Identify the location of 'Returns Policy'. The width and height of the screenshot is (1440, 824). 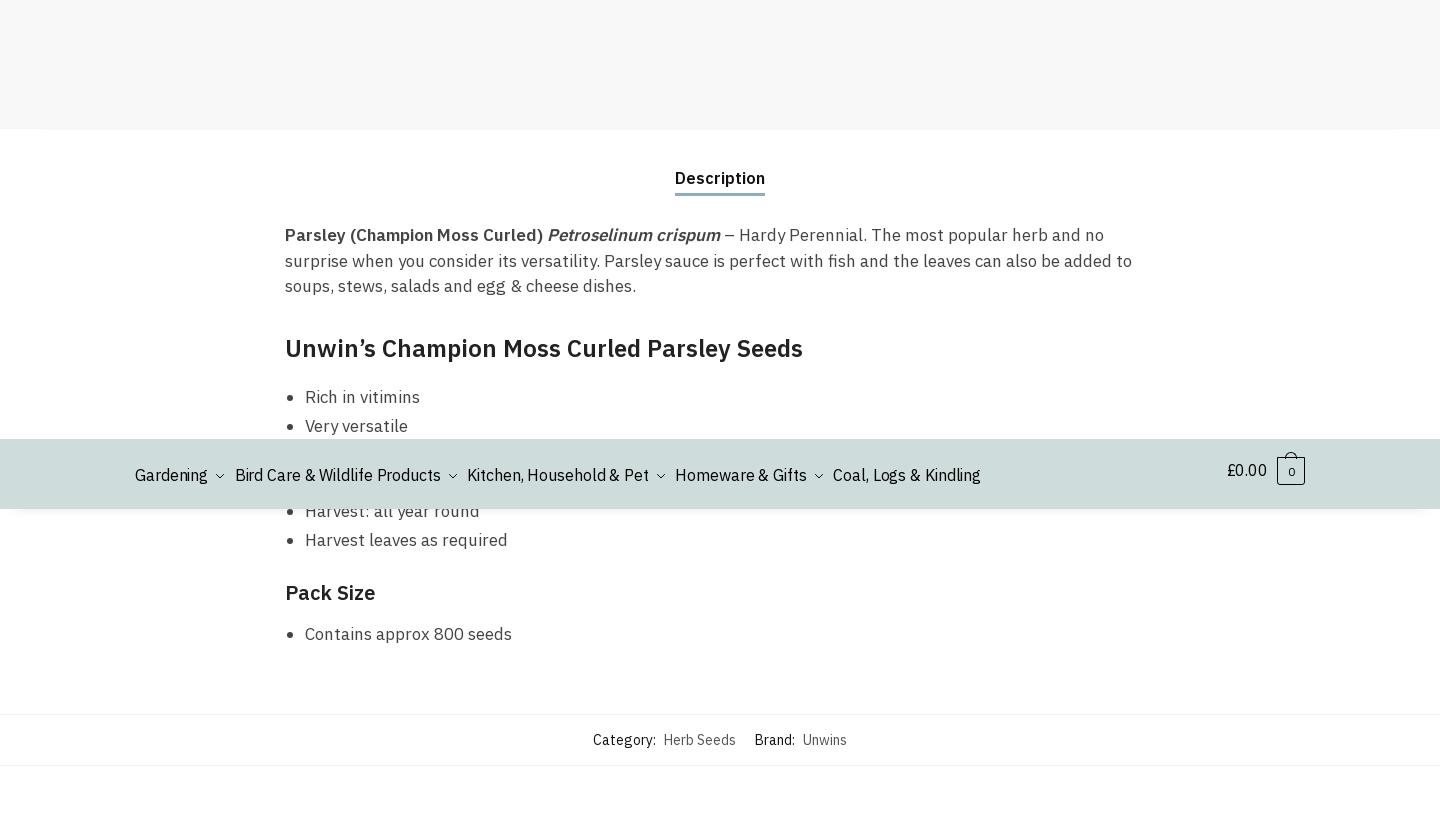
(990, 171).